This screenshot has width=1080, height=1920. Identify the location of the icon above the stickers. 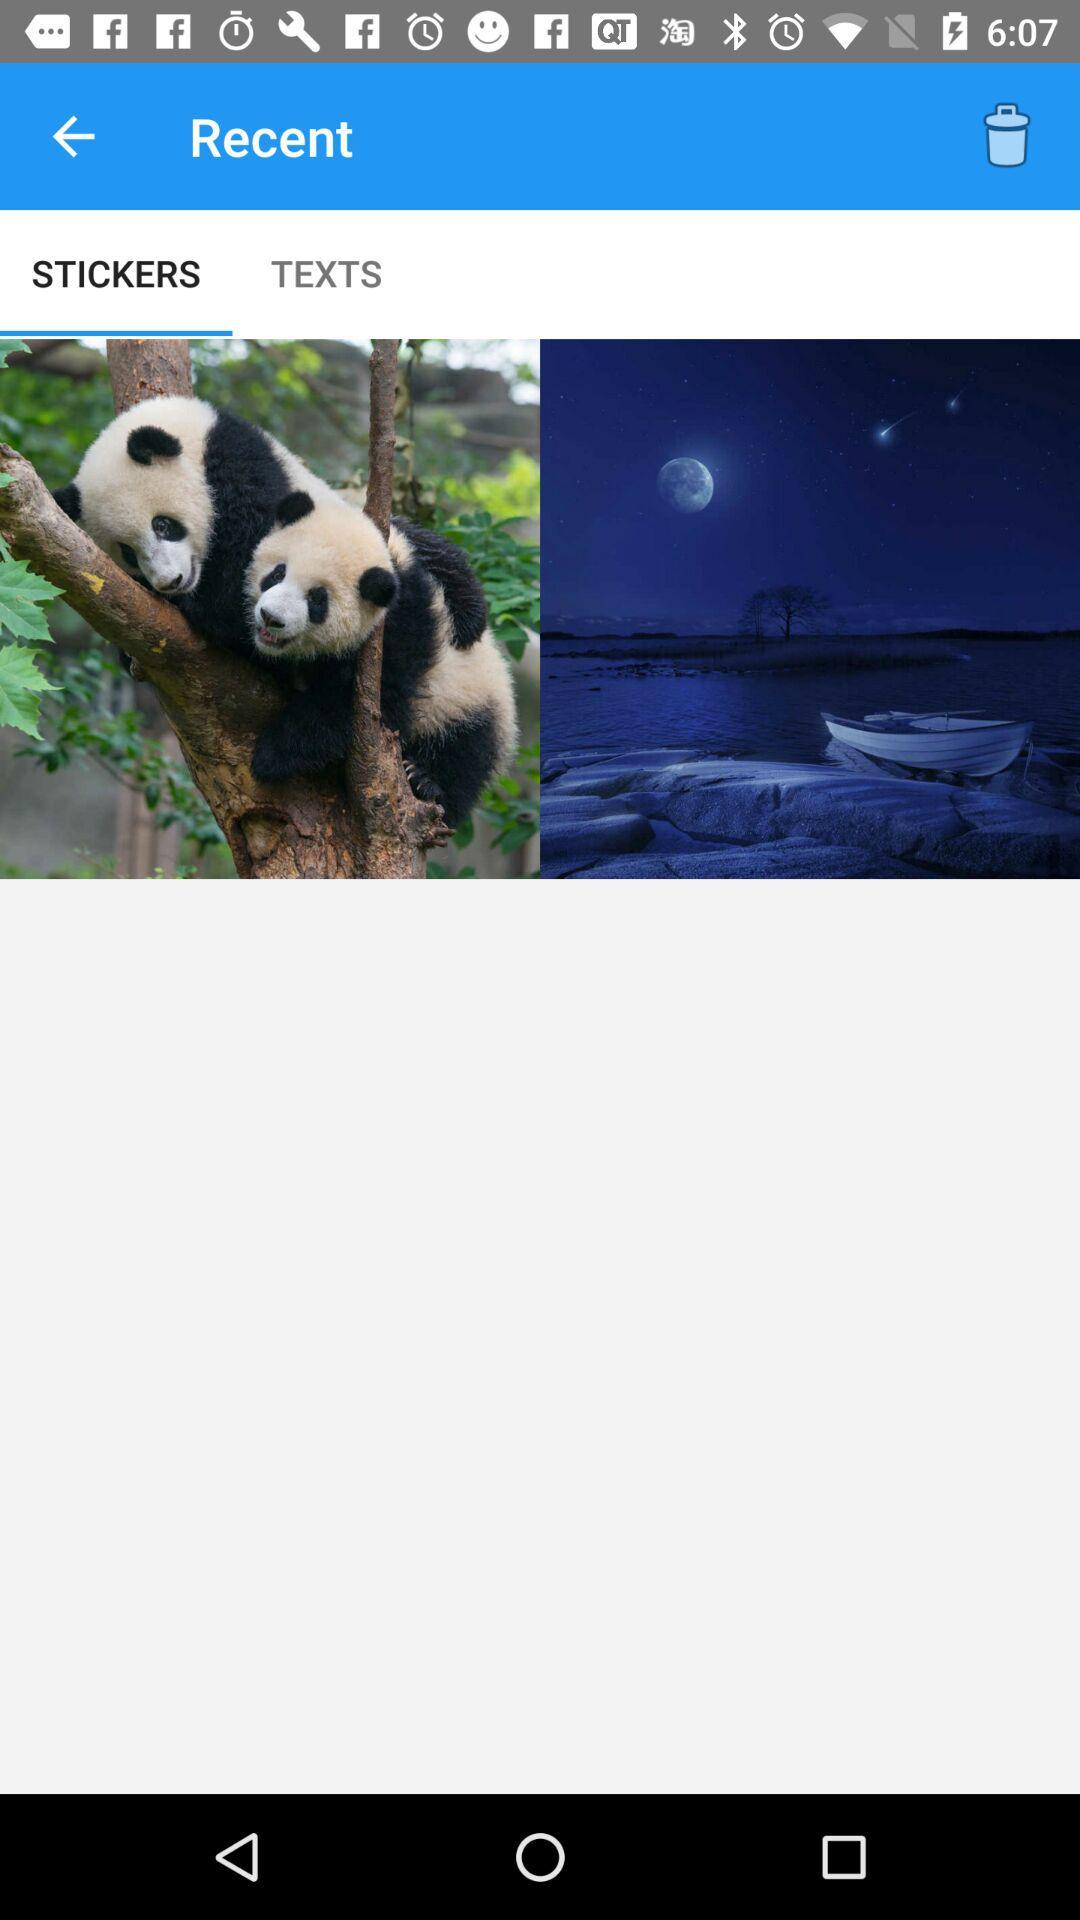
(72, 135).